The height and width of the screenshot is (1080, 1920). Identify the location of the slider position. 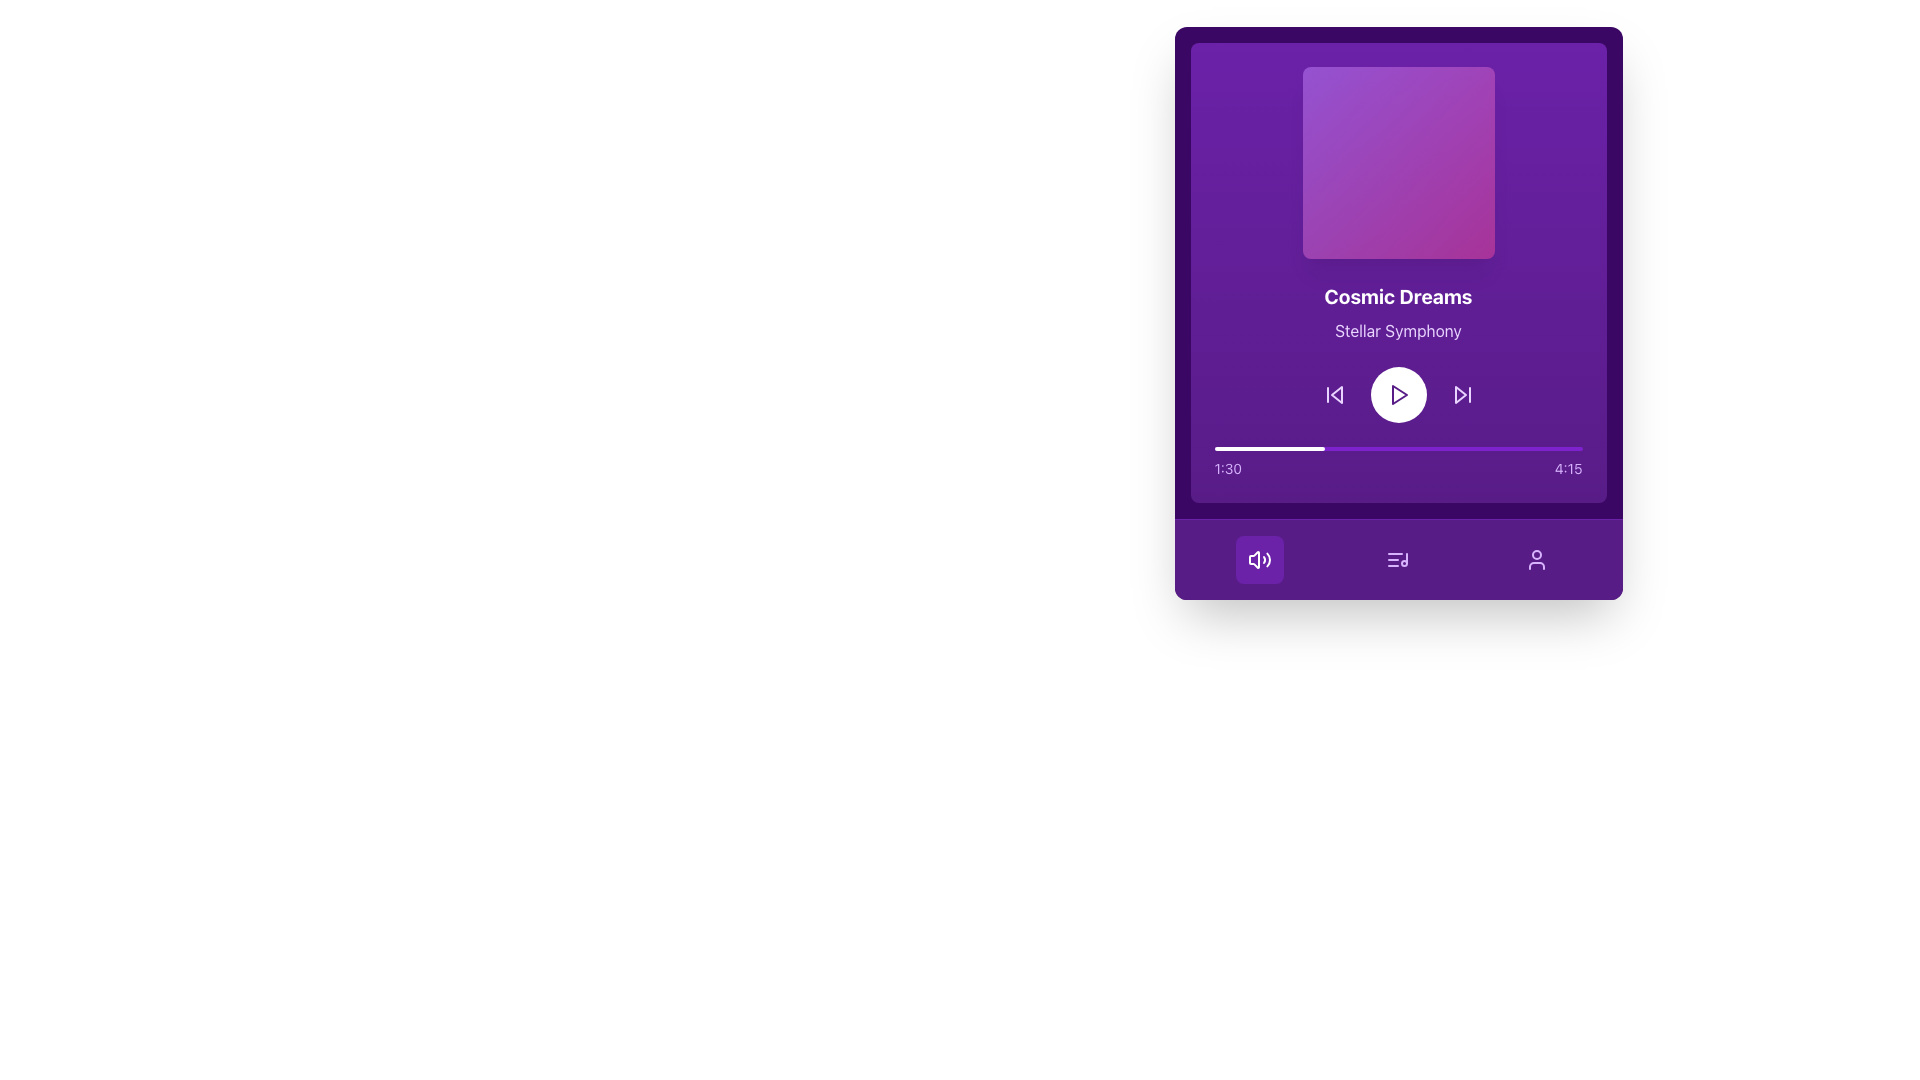
(1300, 447).